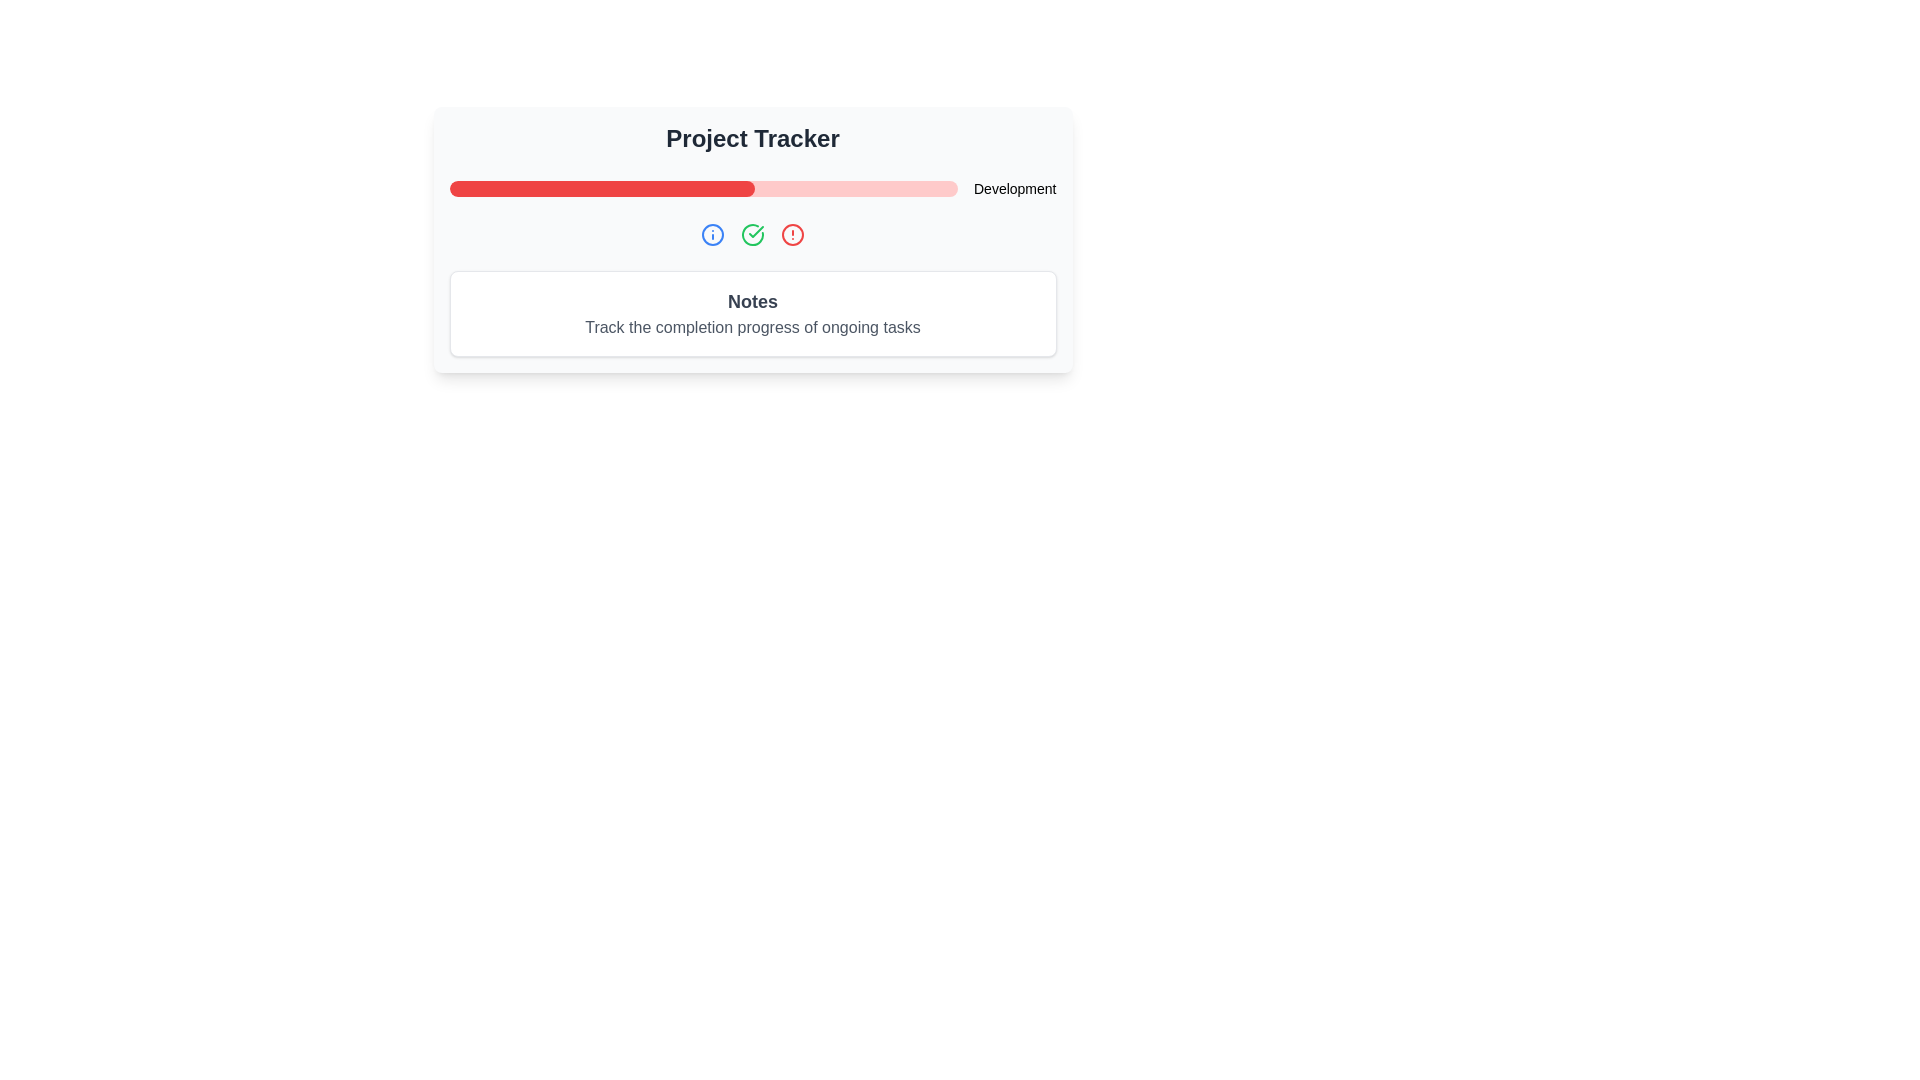 This screenshot has width=1920, height=1080. What do you see at coordinates (713, 234) in the screenshot?
I see `the informational icon located beneath the 'Project Tracker' red progress bar` at bounding box center [713, 234].